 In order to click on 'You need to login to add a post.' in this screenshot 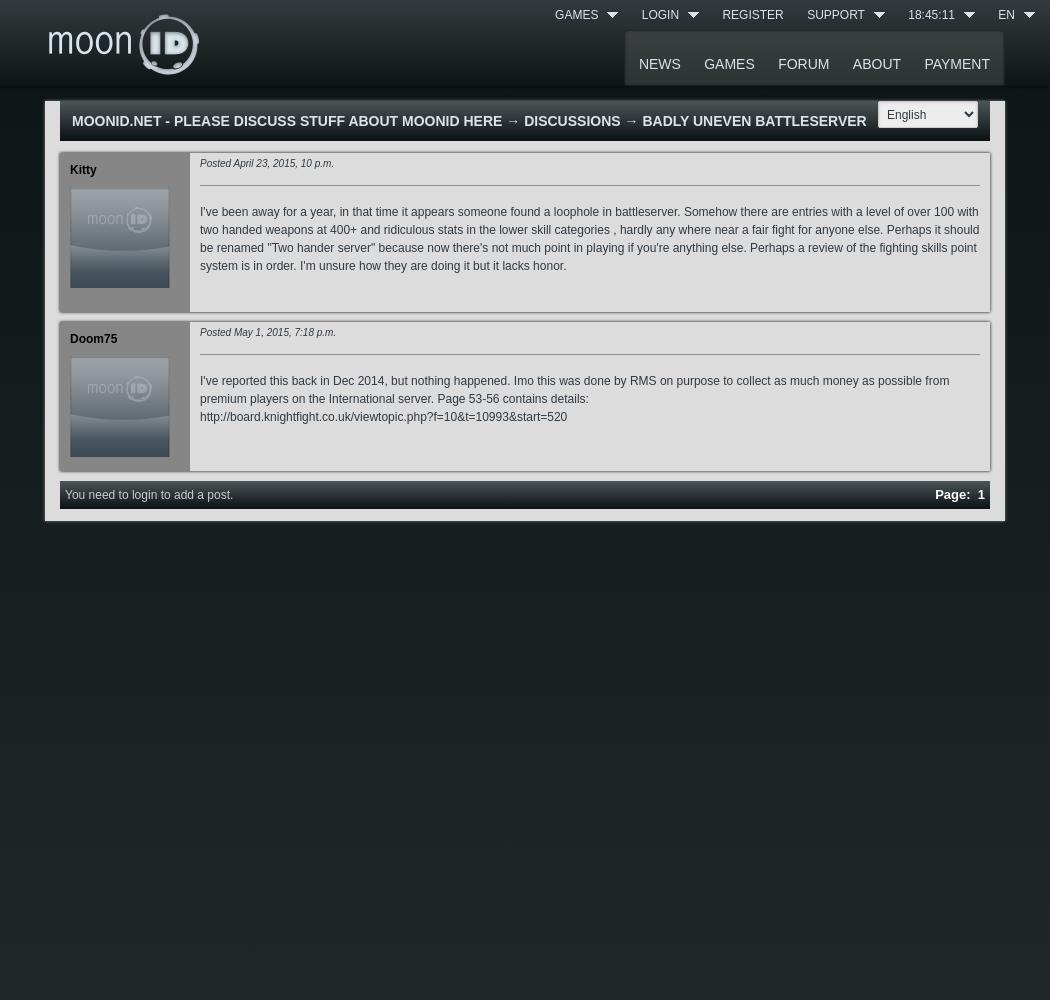, I will do `click(147, 494)`.